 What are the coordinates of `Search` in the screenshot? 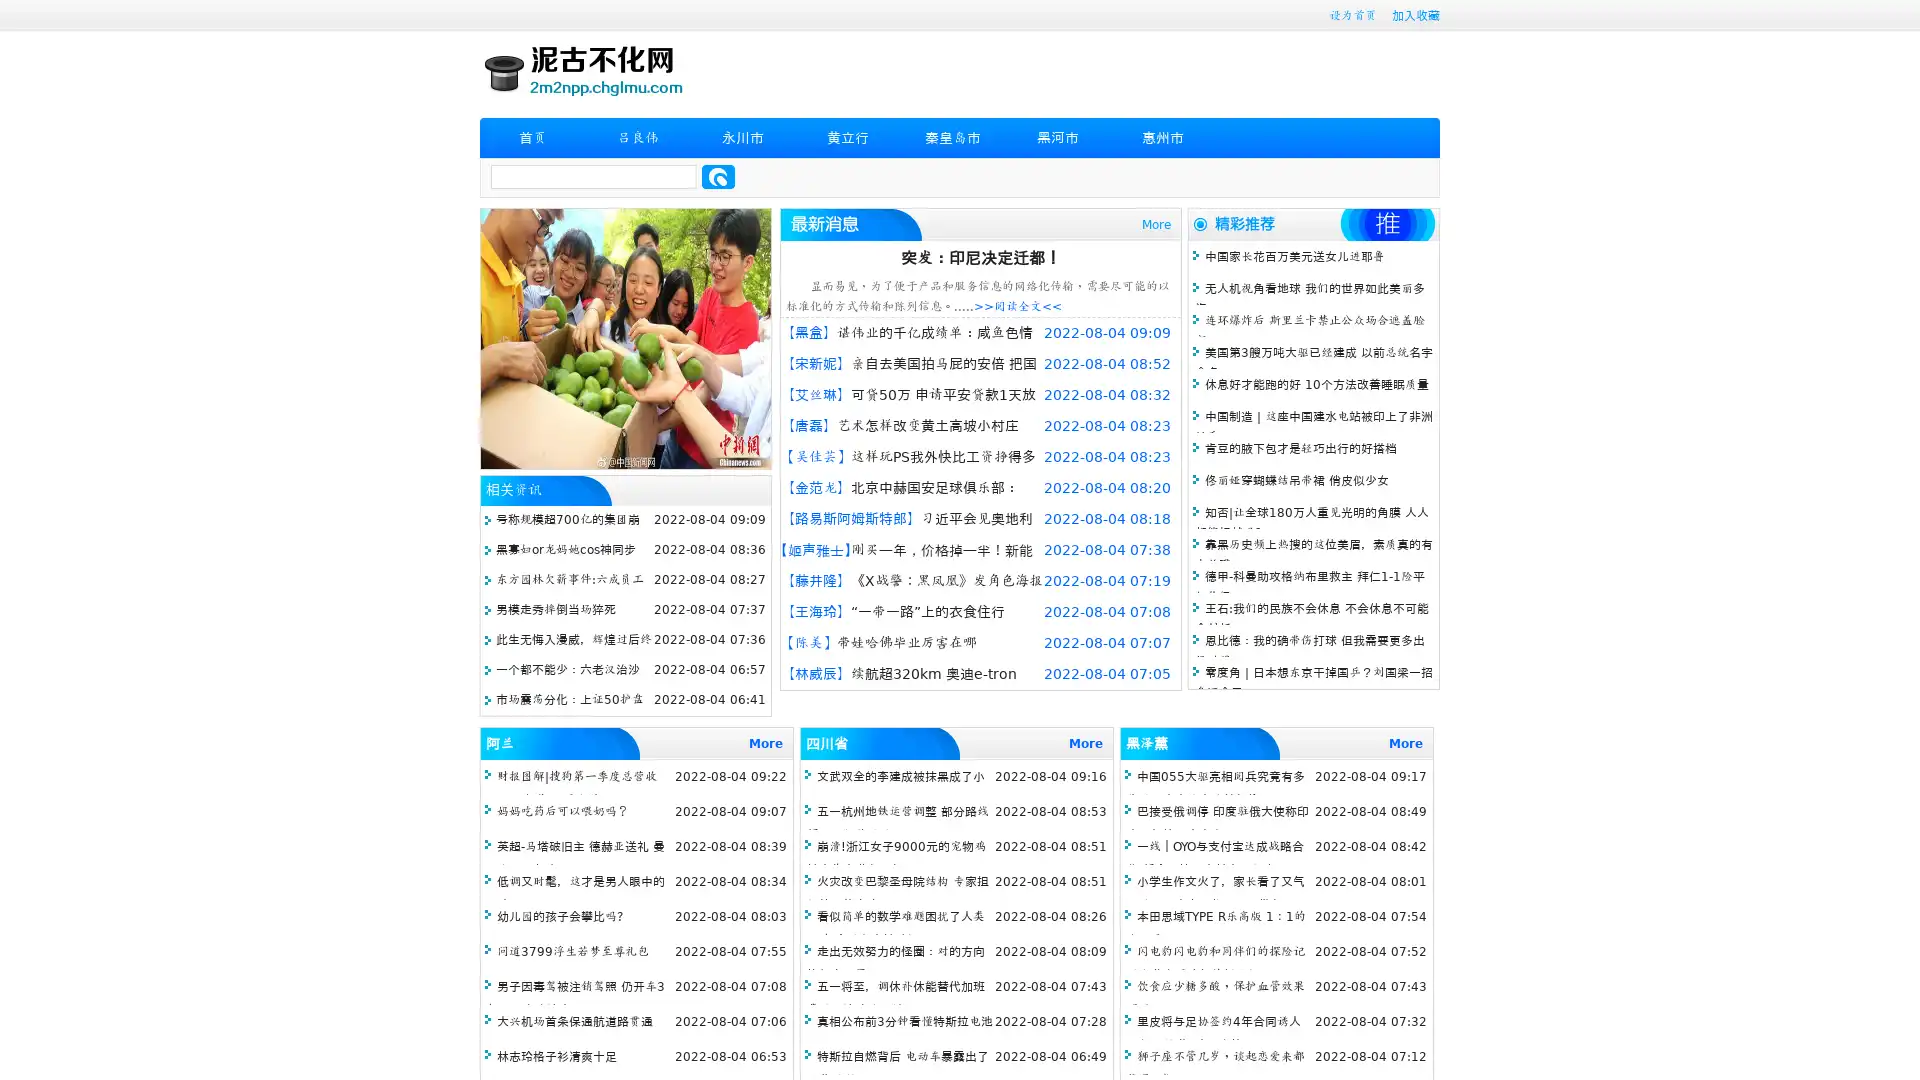 It's located at (718, 176).